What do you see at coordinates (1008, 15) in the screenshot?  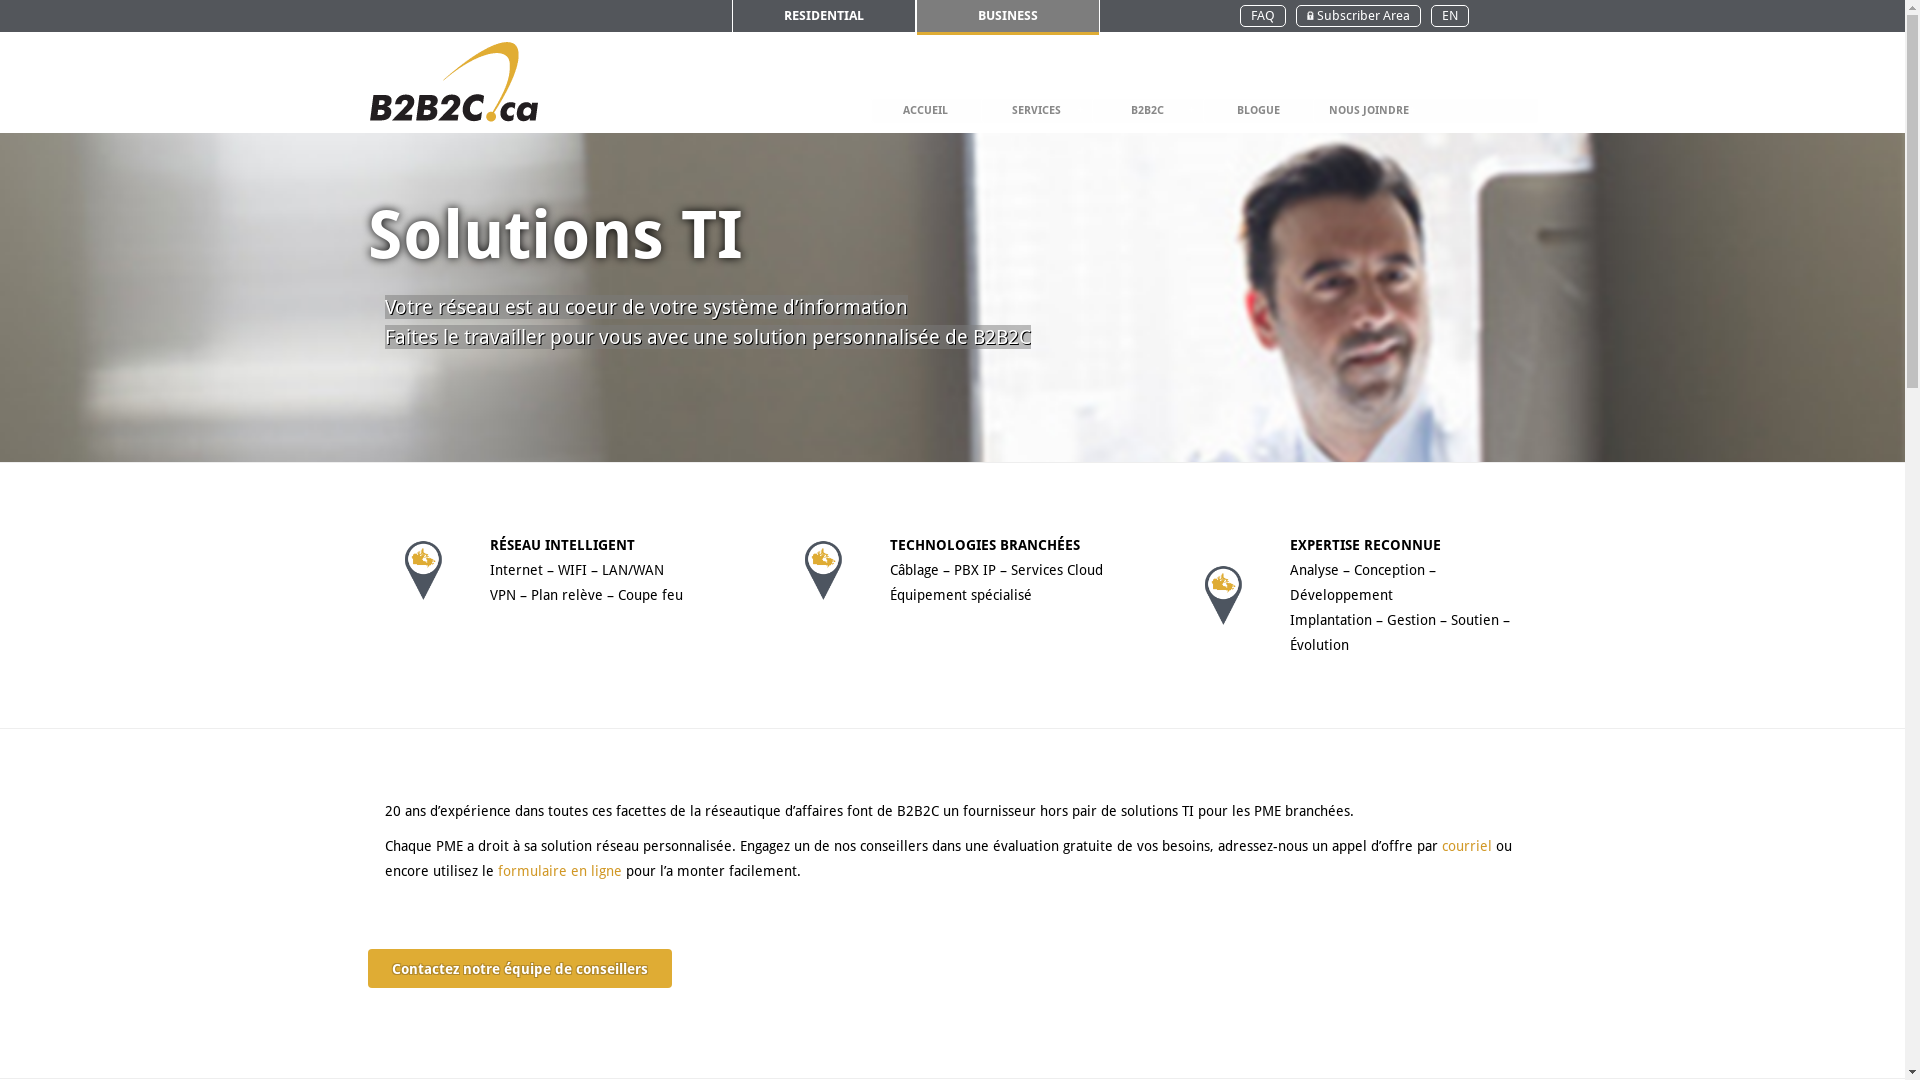 I see `'BUSINESS'` at bounding box center [1008, 15].